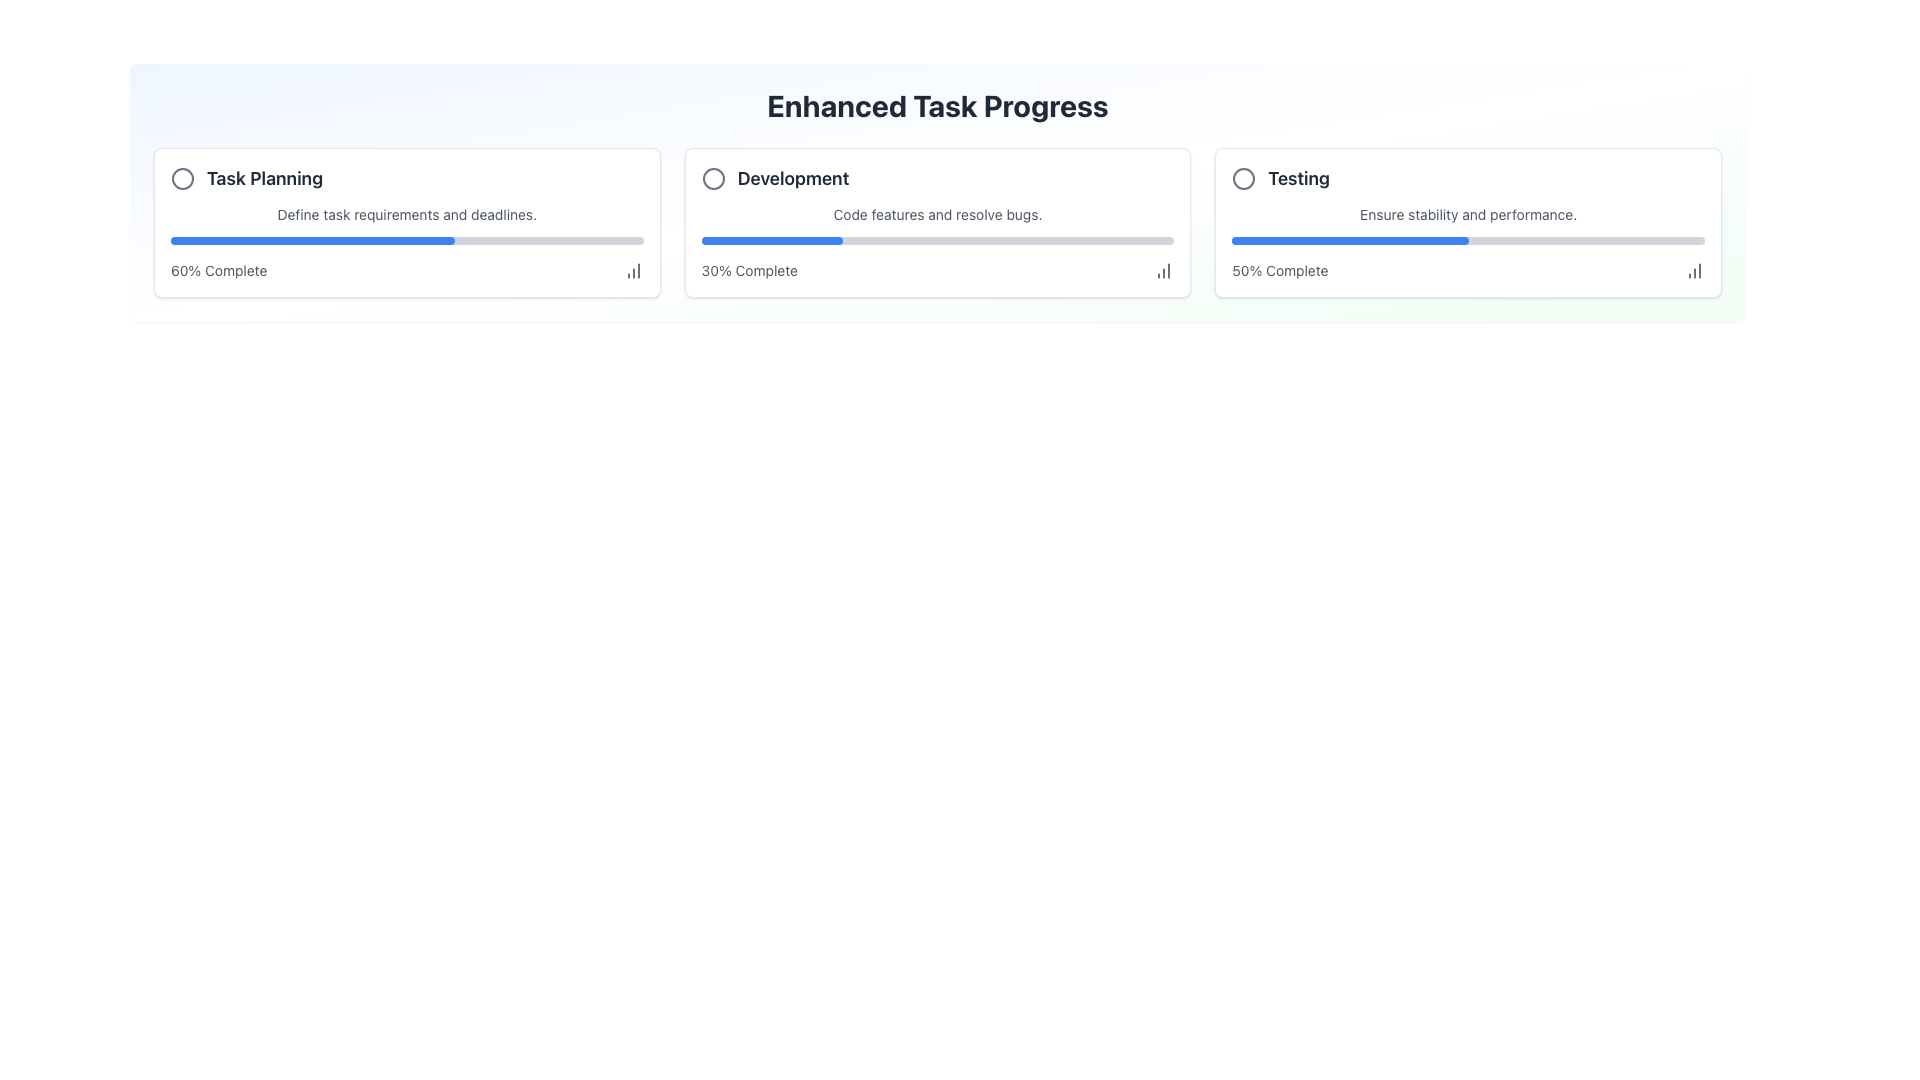 The image size is (1920, 1080). I want to click on the progress indicator text label located in the bottom section of the third card, which provides feedback on task completion percentage, so click(1280, 270).